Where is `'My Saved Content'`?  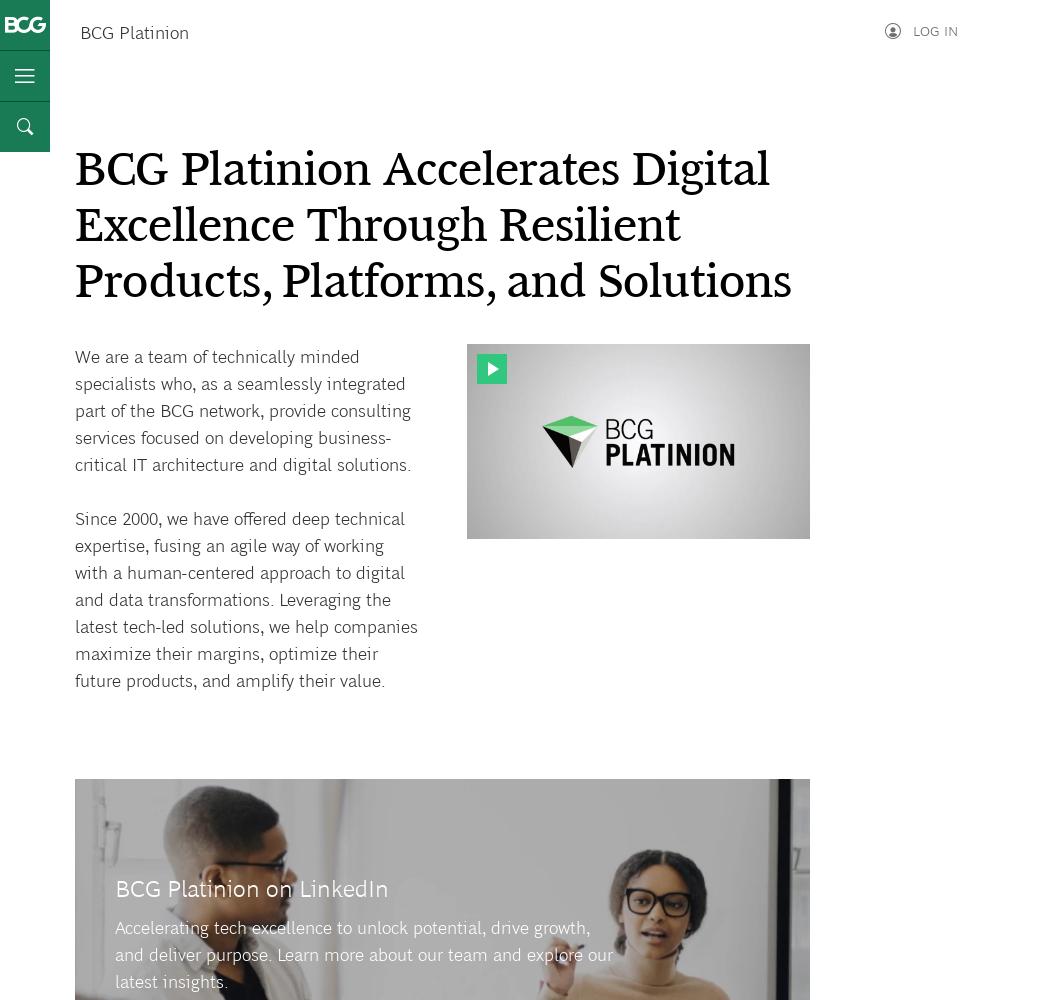 'My Saved Content' is located at coordinates (877, 240).